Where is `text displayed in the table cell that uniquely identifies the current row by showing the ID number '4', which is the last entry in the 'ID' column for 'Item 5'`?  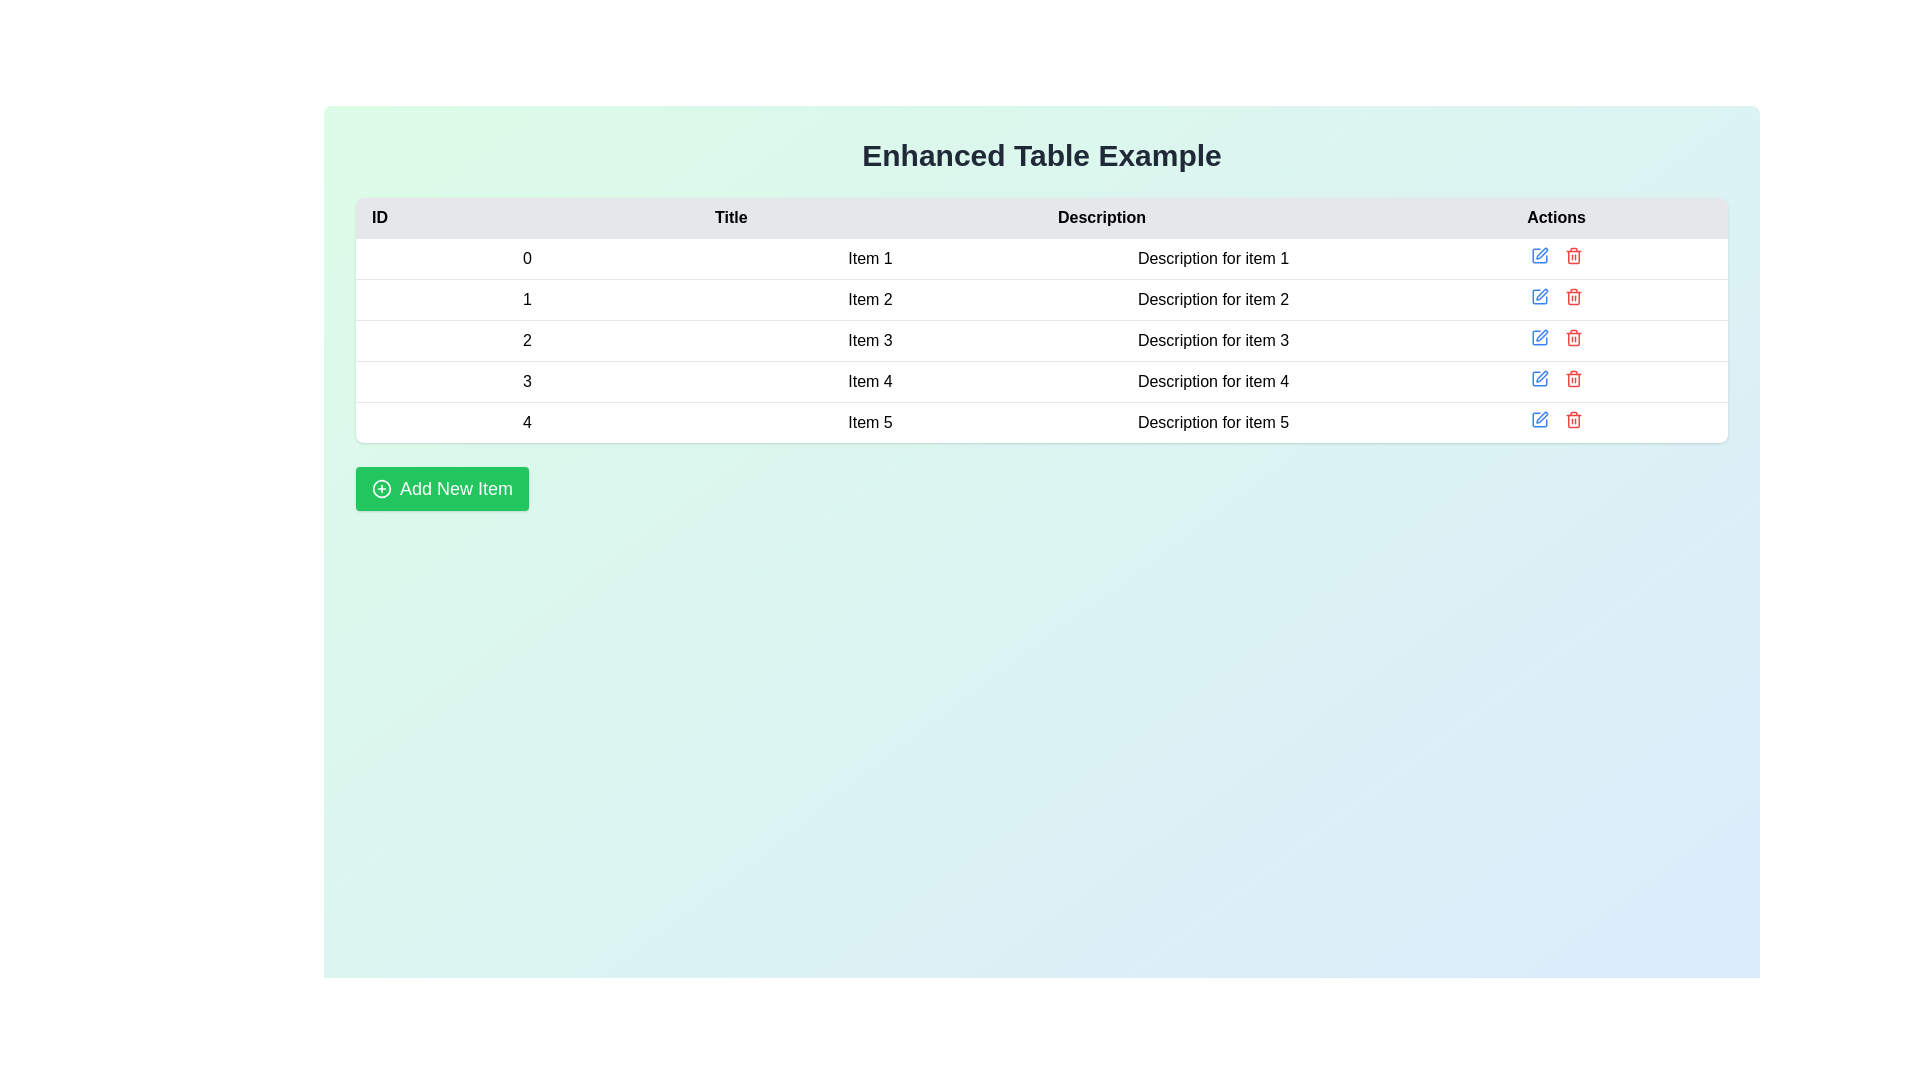
text displayed in the table cell that uniquely identifies the current row by showing the ID number '4', which is the last entry in the 'ID' column for 'Item 5' is located at coordinates (527, 421).